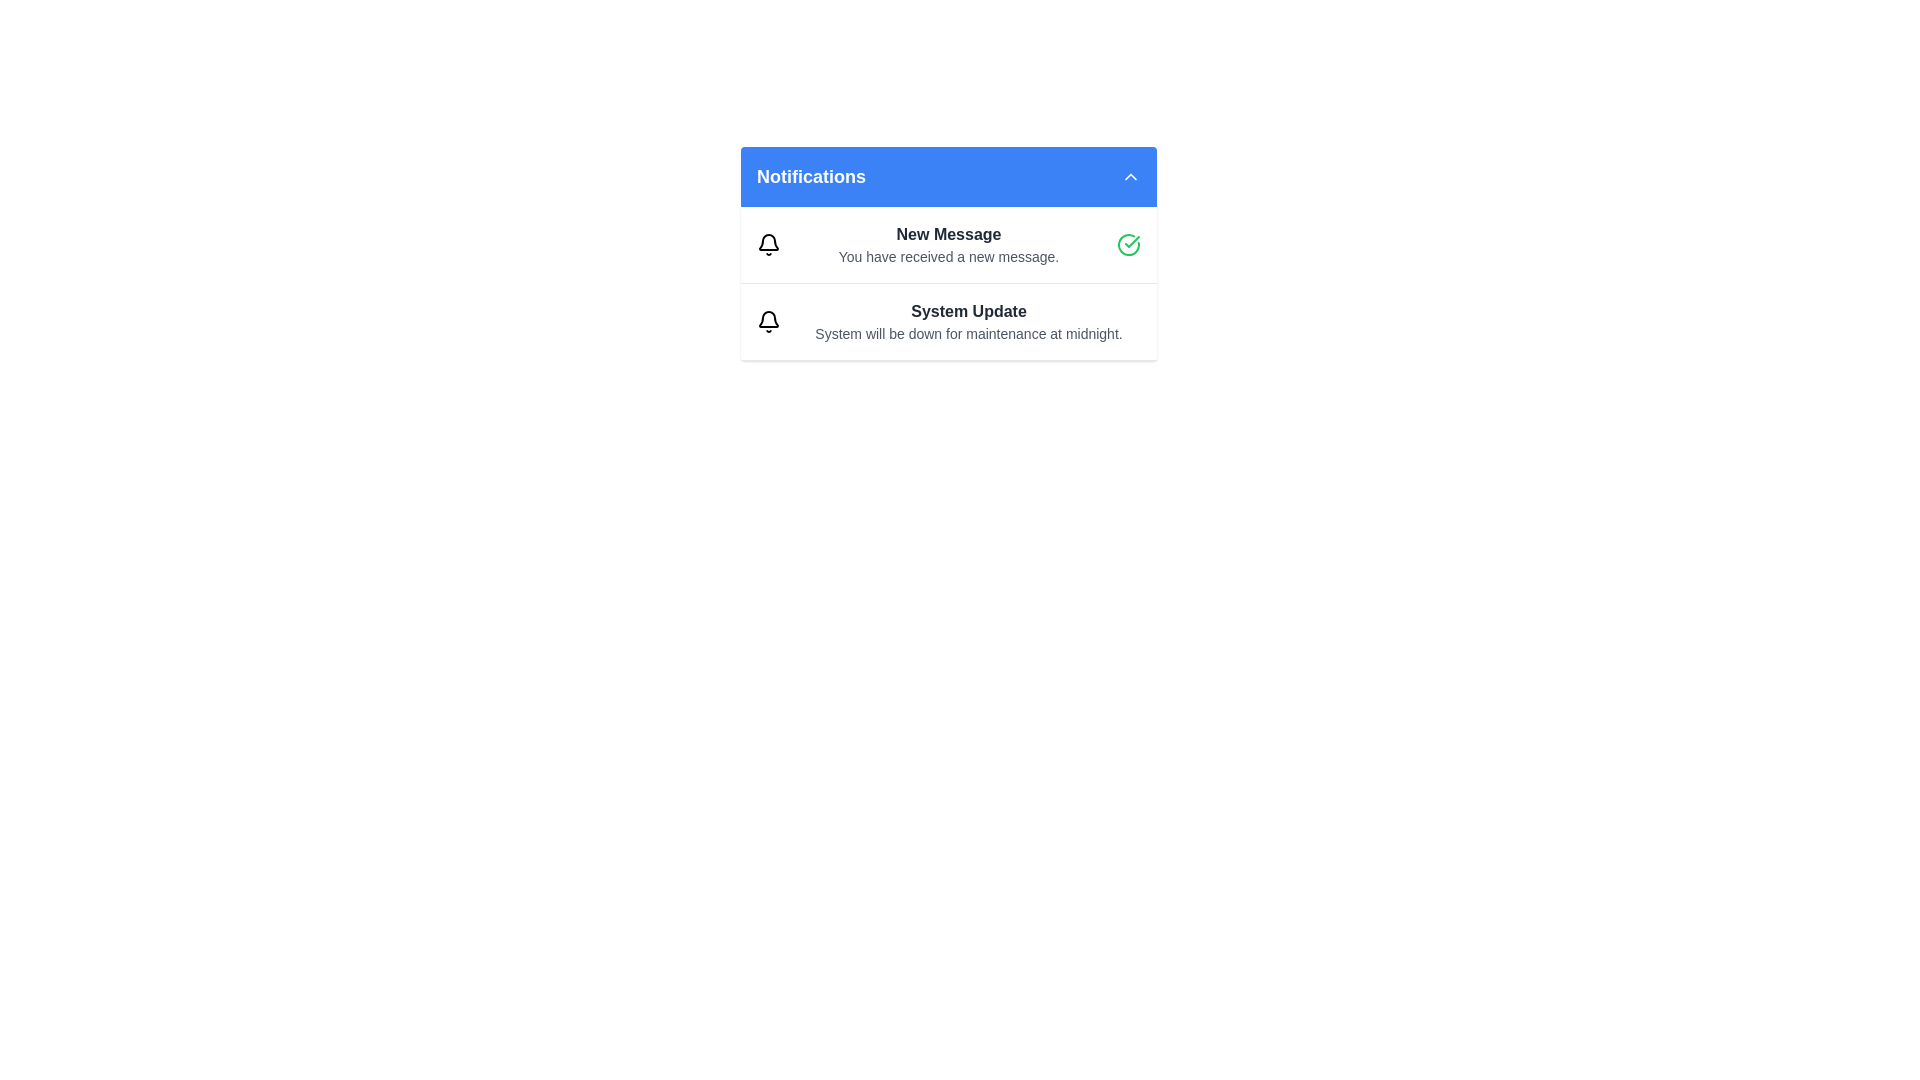 The width and height of the screenshot is (1920, 1080). I want to click on text content of the 'Notifications' label, which is displayed in bold, large white font on a blue background, so click(811, 176).